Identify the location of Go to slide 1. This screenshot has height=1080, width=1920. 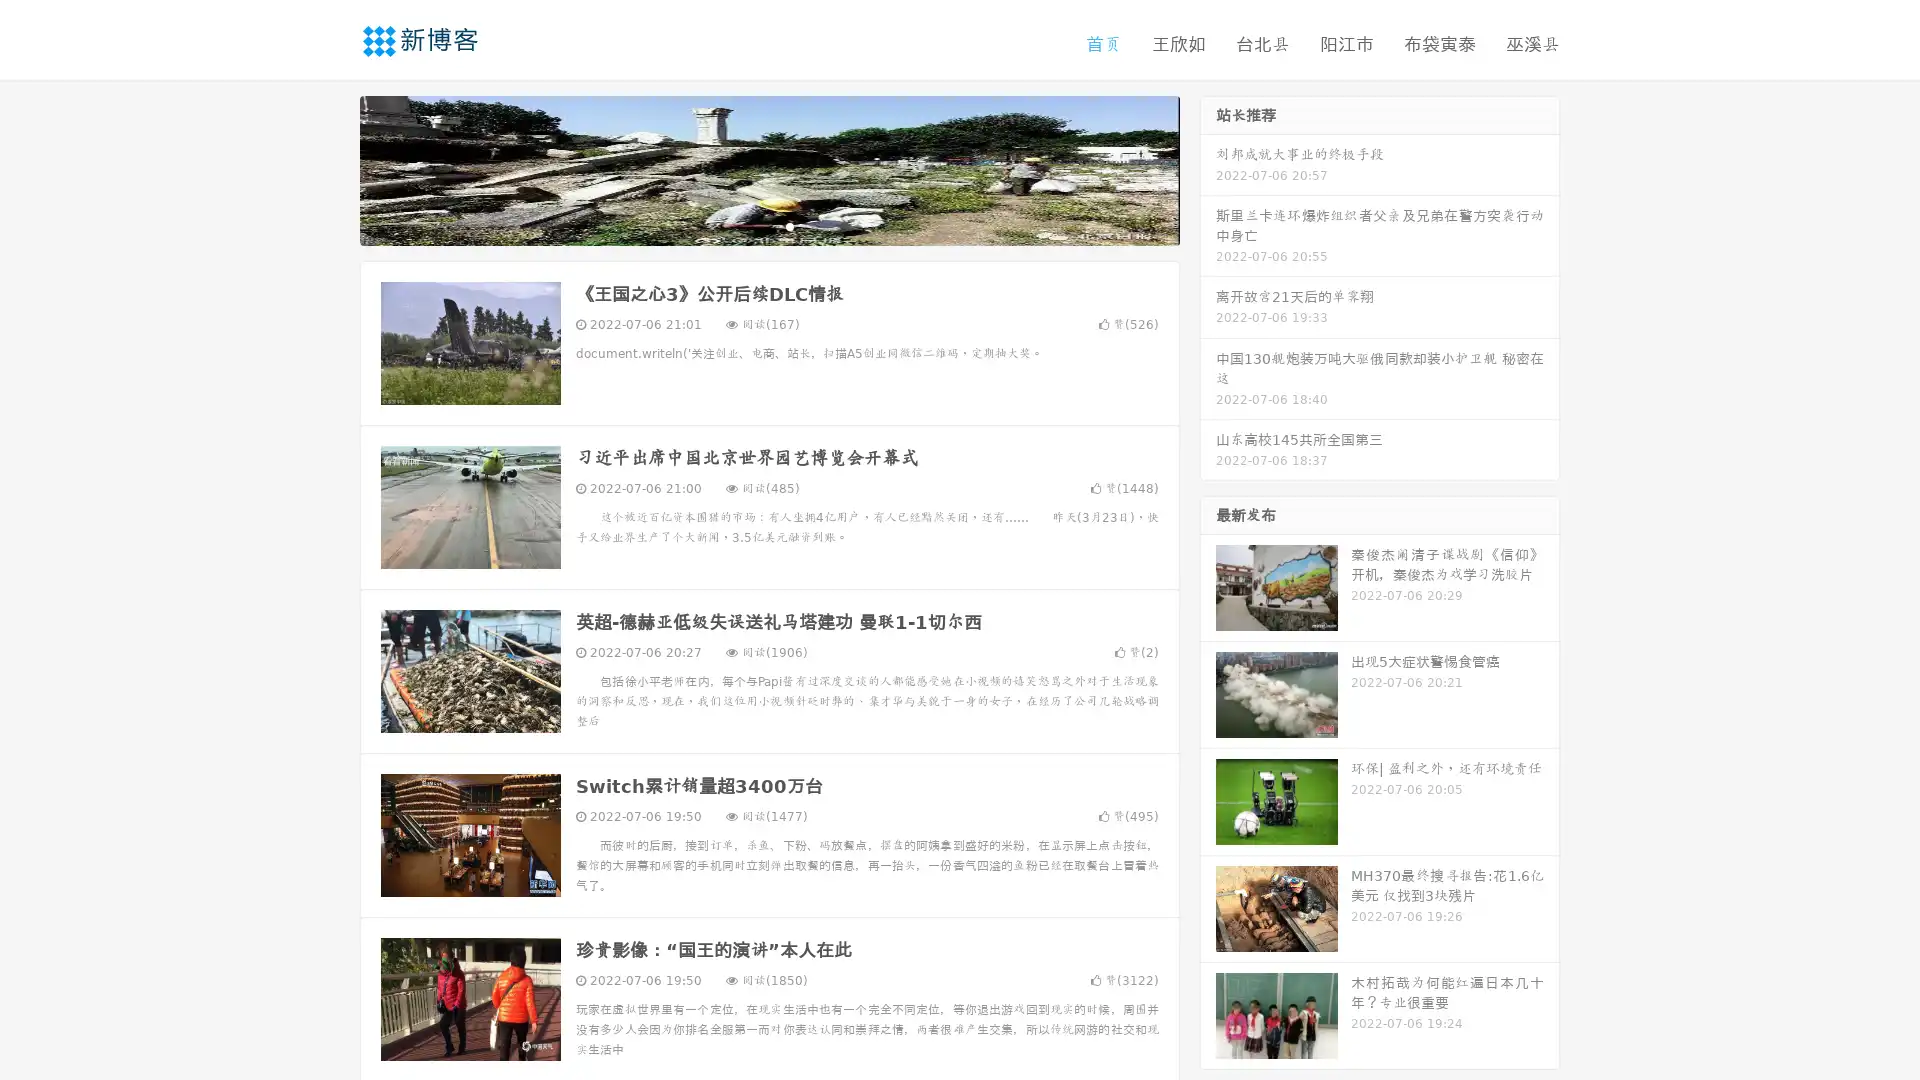
(748, 225).